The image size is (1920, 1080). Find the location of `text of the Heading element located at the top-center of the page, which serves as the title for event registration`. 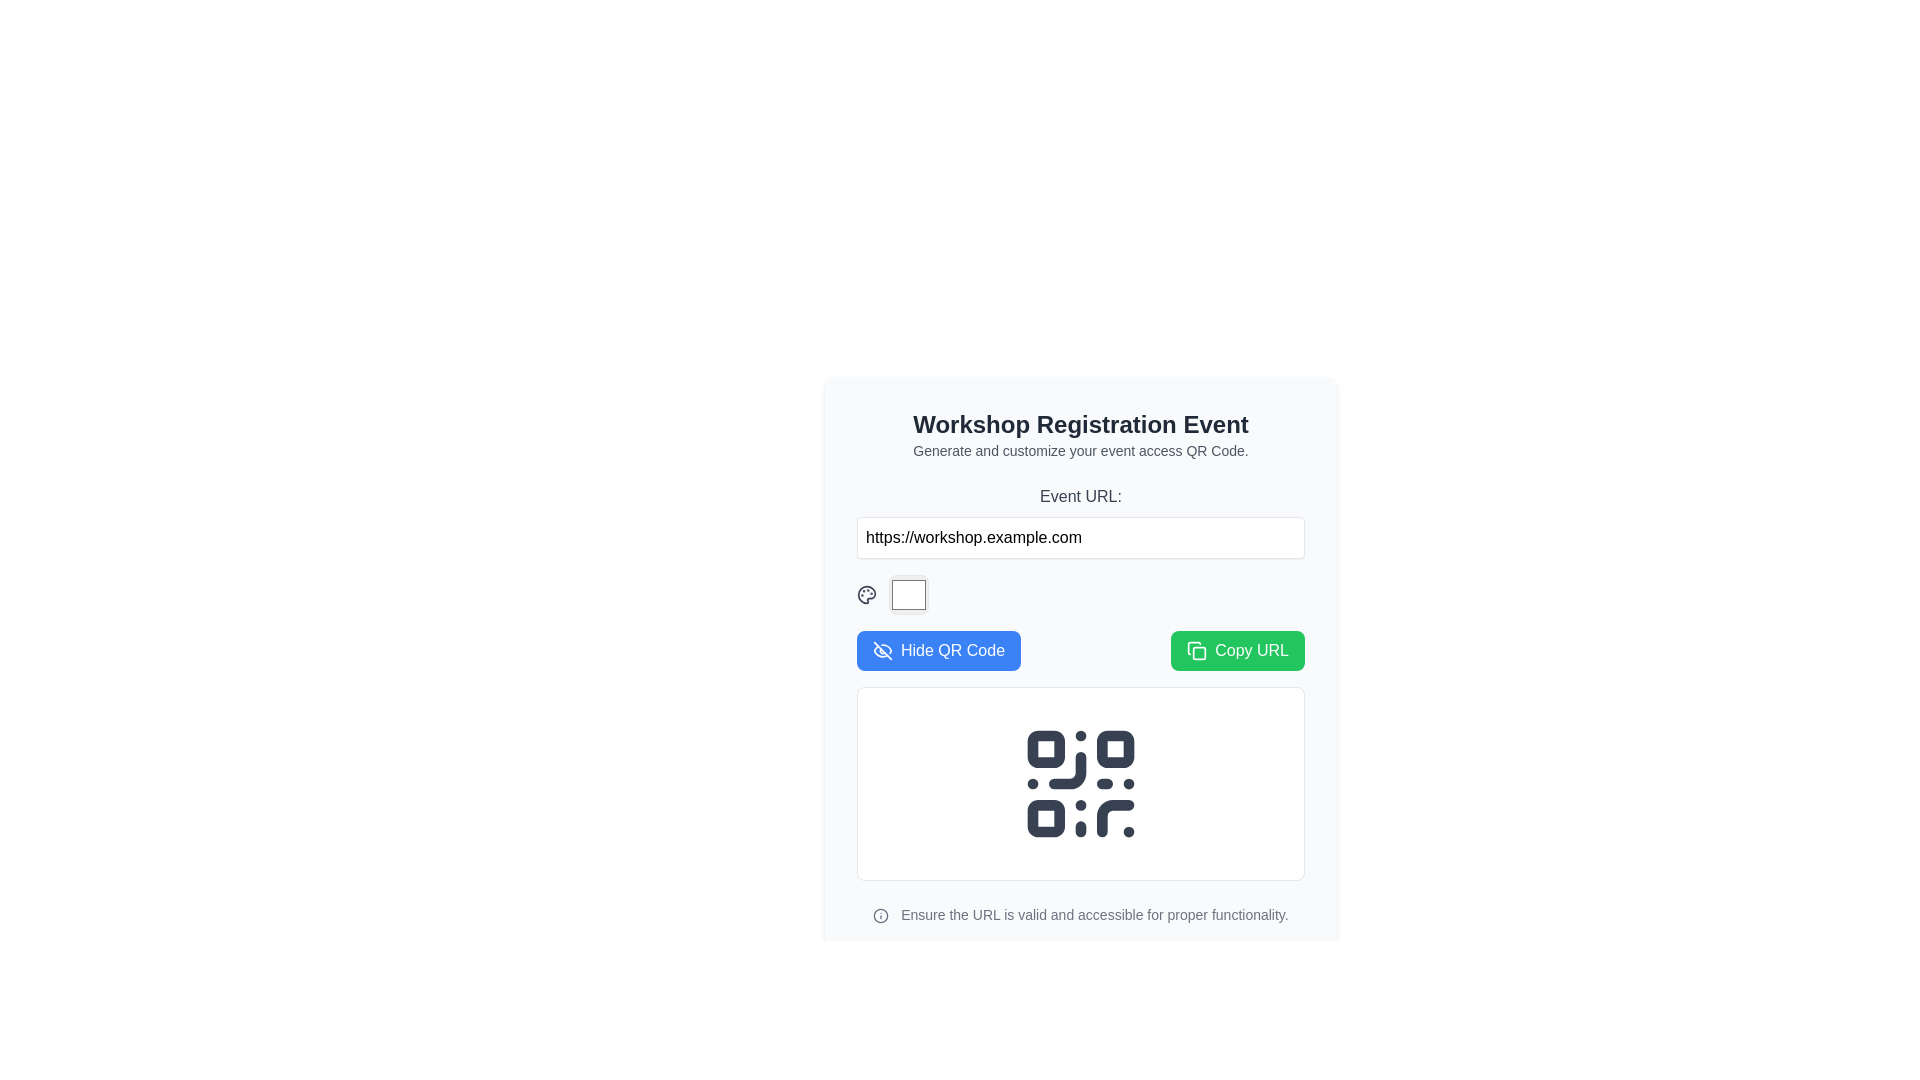

text of the Heading element located at the top-center of the page, which serves as the title for event registration is located at coordinates (1079, 423).